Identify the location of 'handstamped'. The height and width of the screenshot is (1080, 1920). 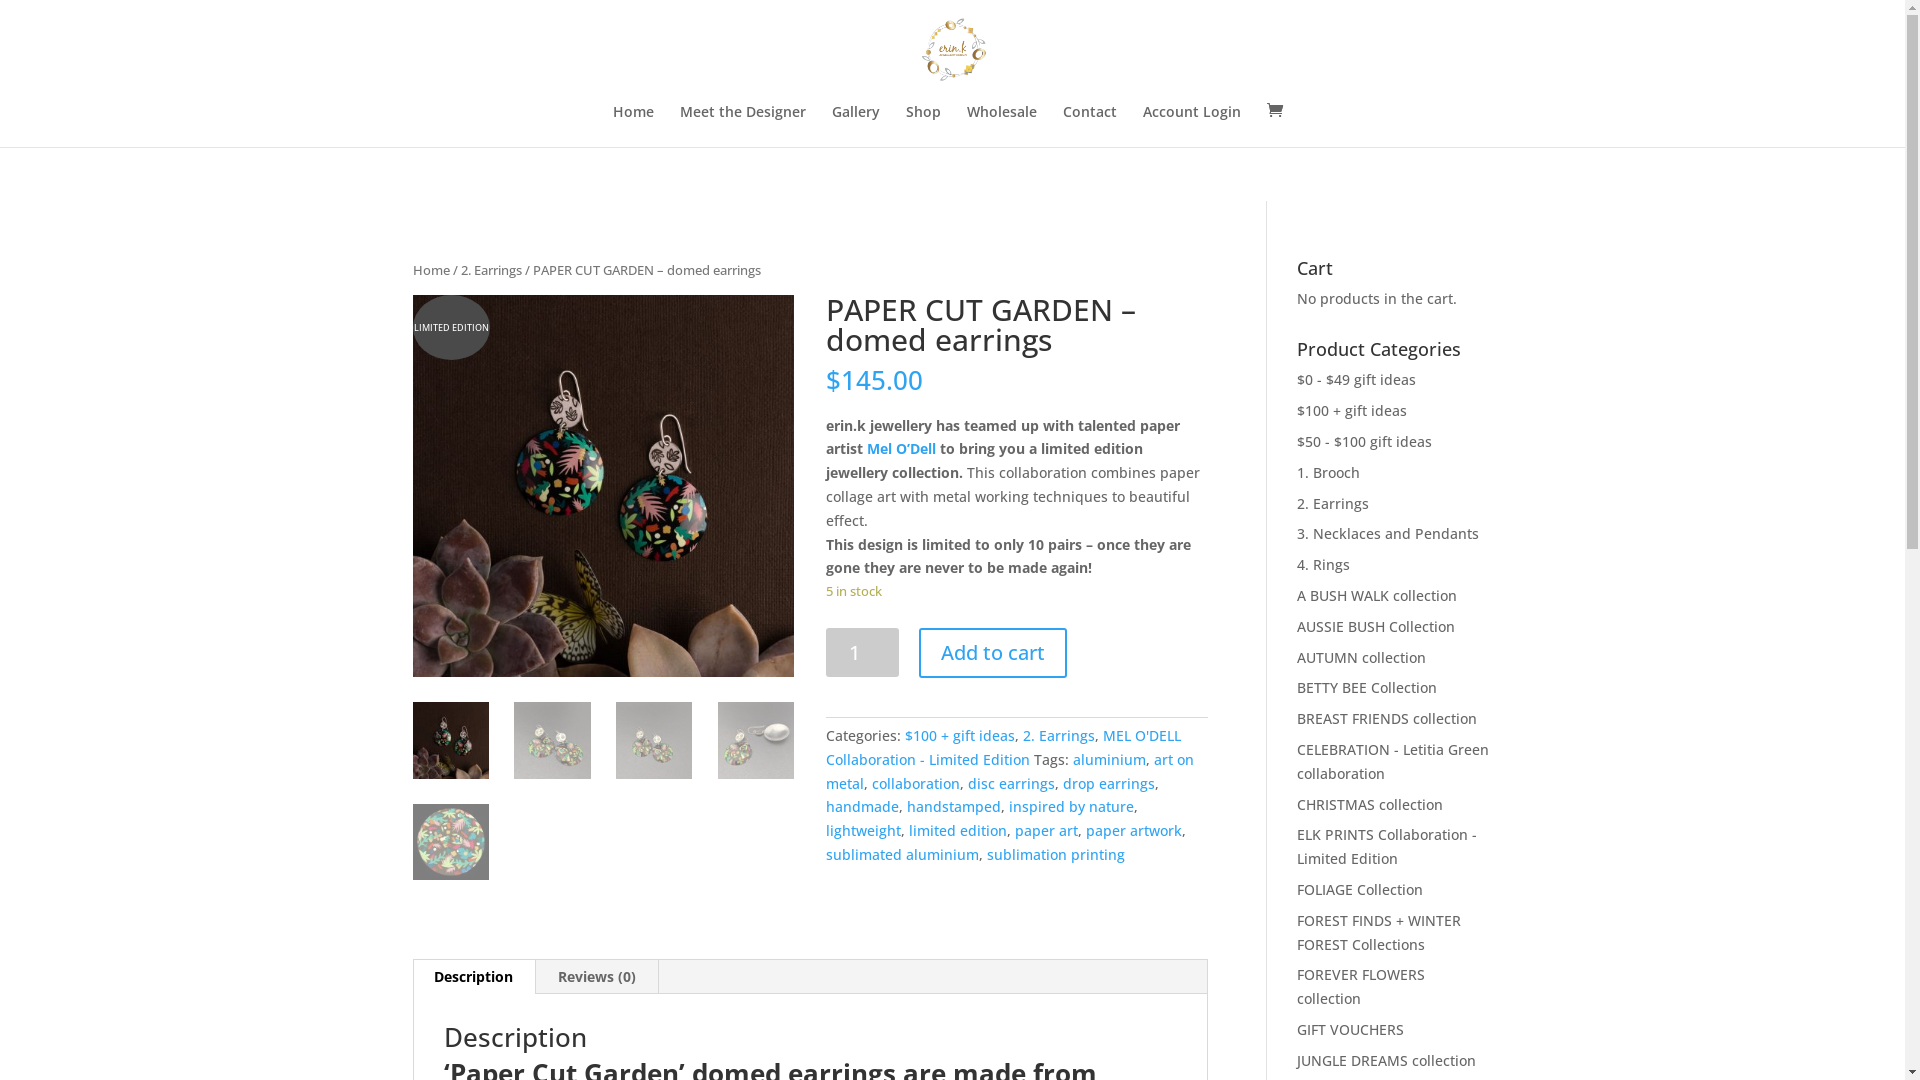
(953, 805).